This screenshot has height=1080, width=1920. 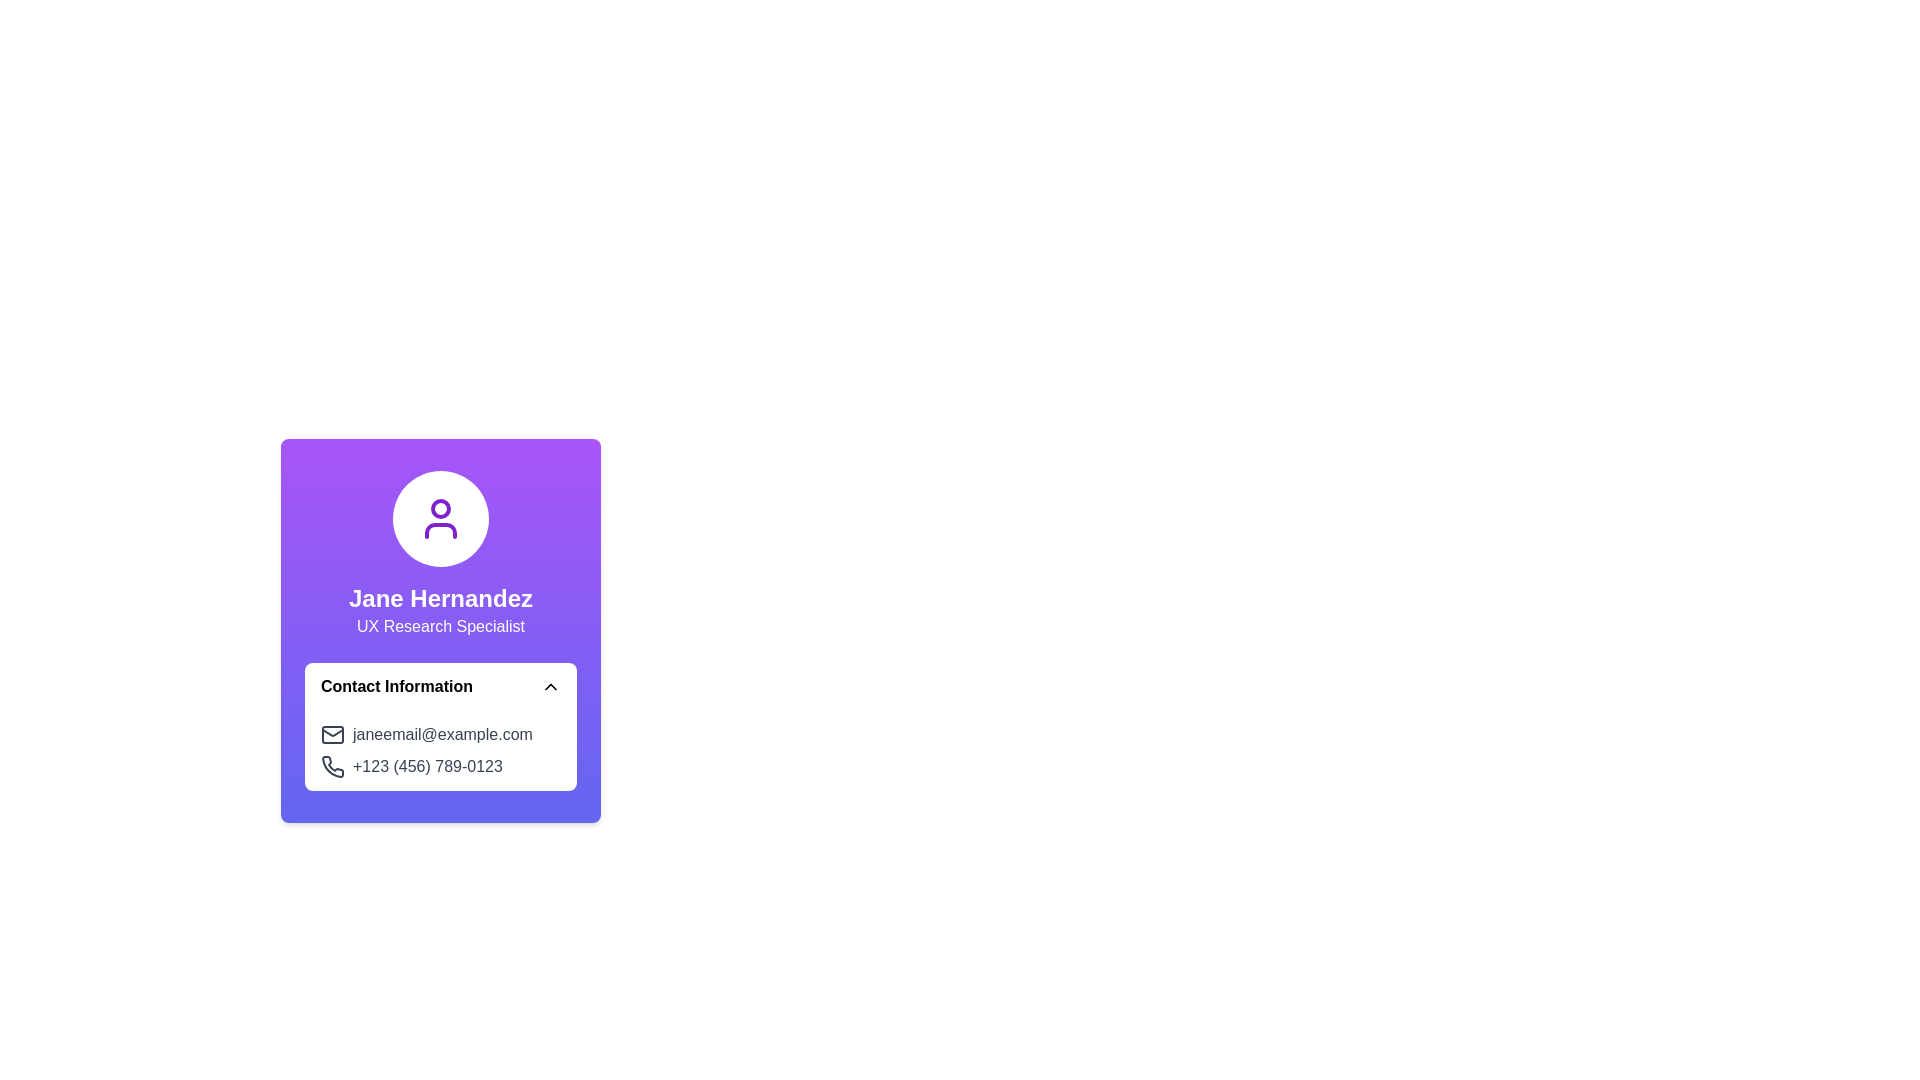 What do you see at coordinates (440, 735) in the screenshot?
I see `the email address in the Contact Information section, which is the top entry displaying a stylized envelope icon and the email text` at bounding box center [440, 735].